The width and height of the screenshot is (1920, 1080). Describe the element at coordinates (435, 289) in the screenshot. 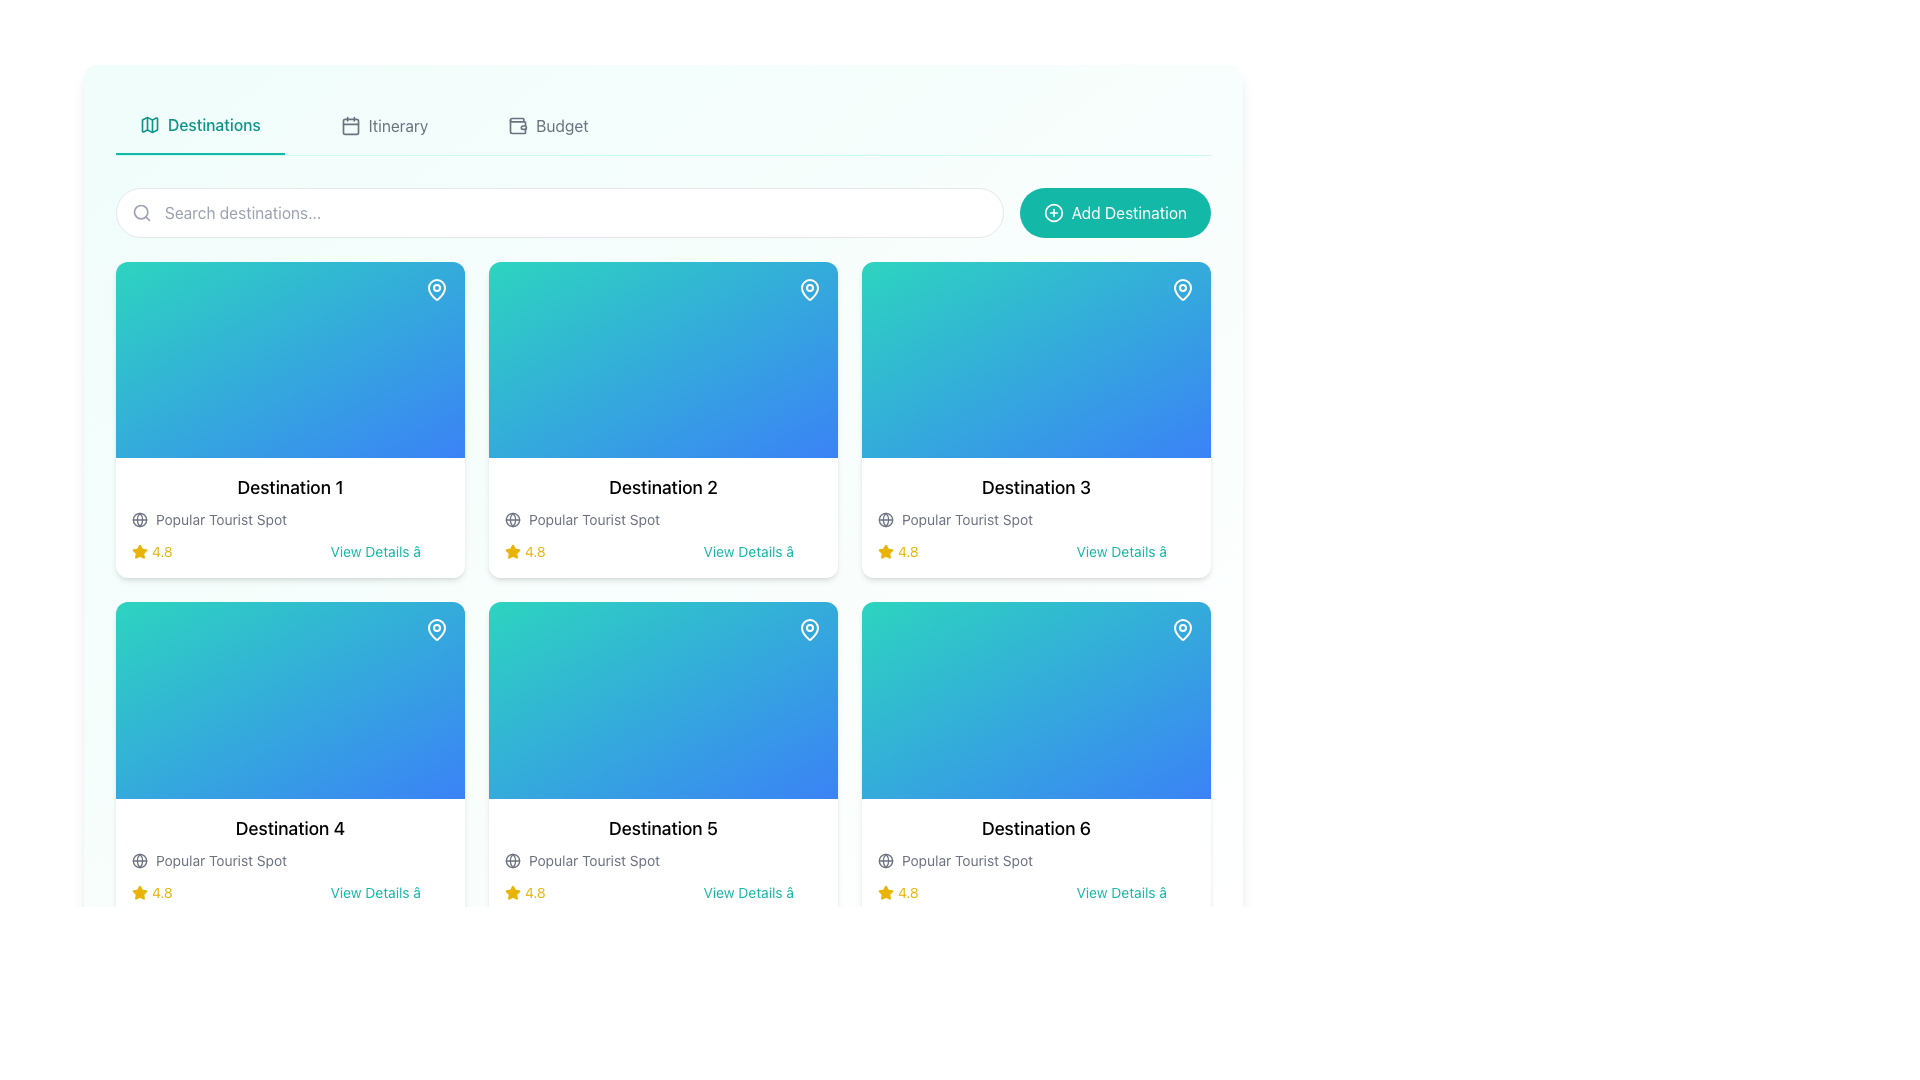

I see `the blue gradient map pin icon located at the top-right corner of the 'Destination 1' card` at that location.